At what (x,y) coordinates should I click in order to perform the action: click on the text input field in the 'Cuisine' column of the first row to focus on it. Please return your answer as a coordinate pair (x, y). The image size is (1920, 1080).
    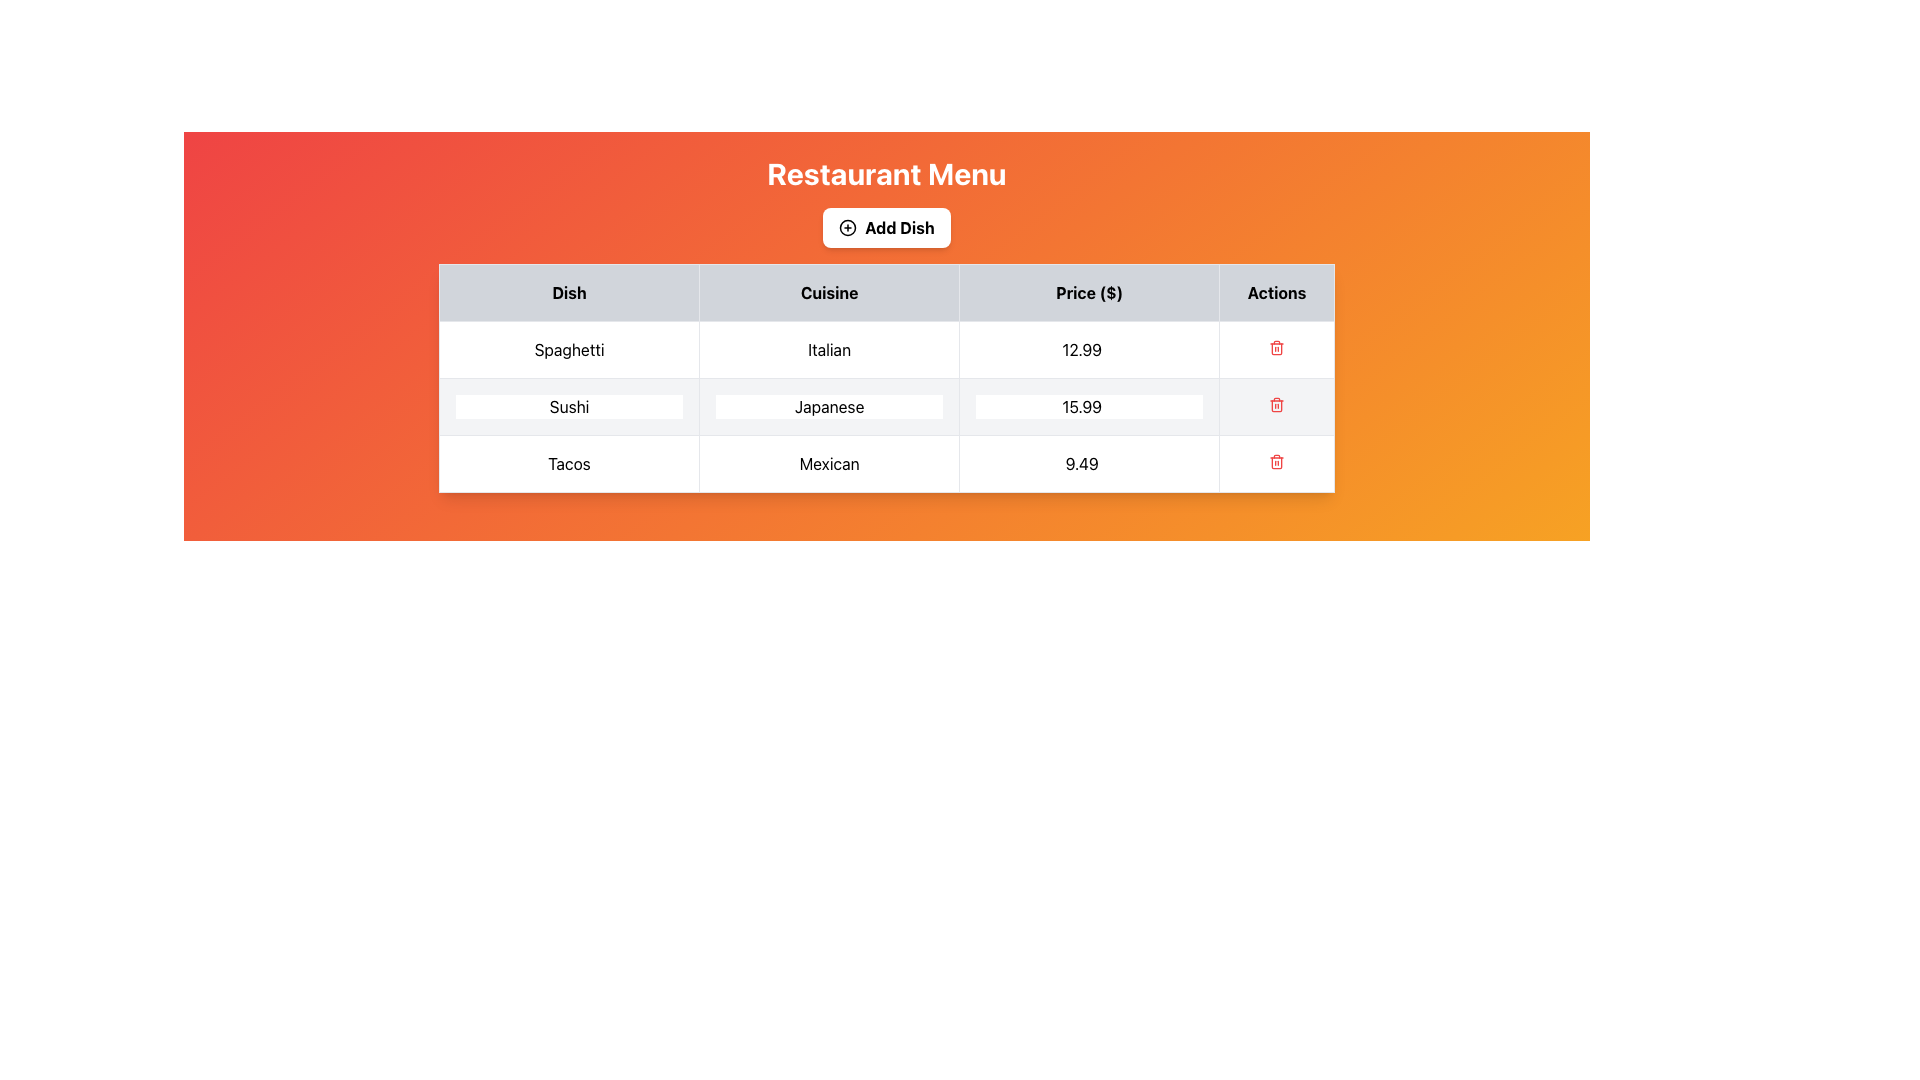
    Looking at the image, I should click on (829, 349).